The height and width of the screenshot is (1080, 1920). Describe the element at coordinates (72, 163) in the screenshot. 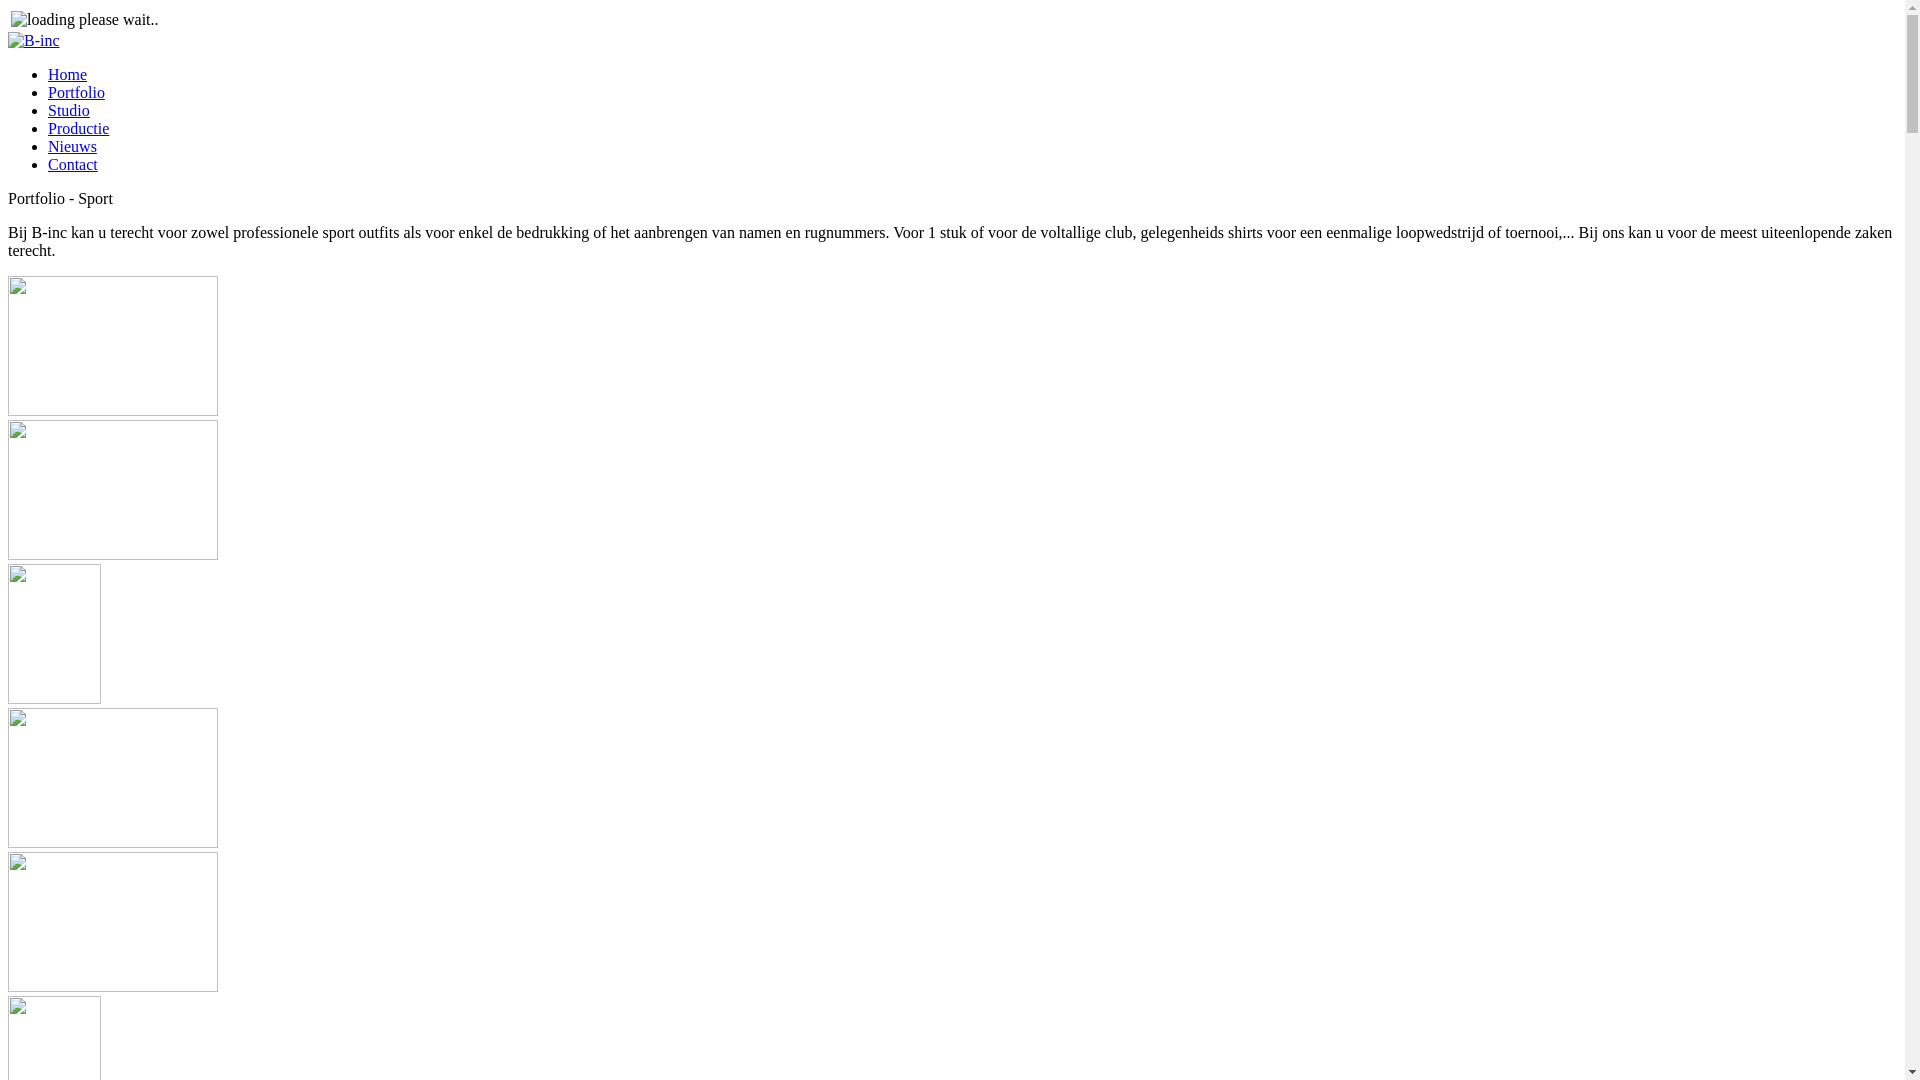

I see `'Contact'` at that location.